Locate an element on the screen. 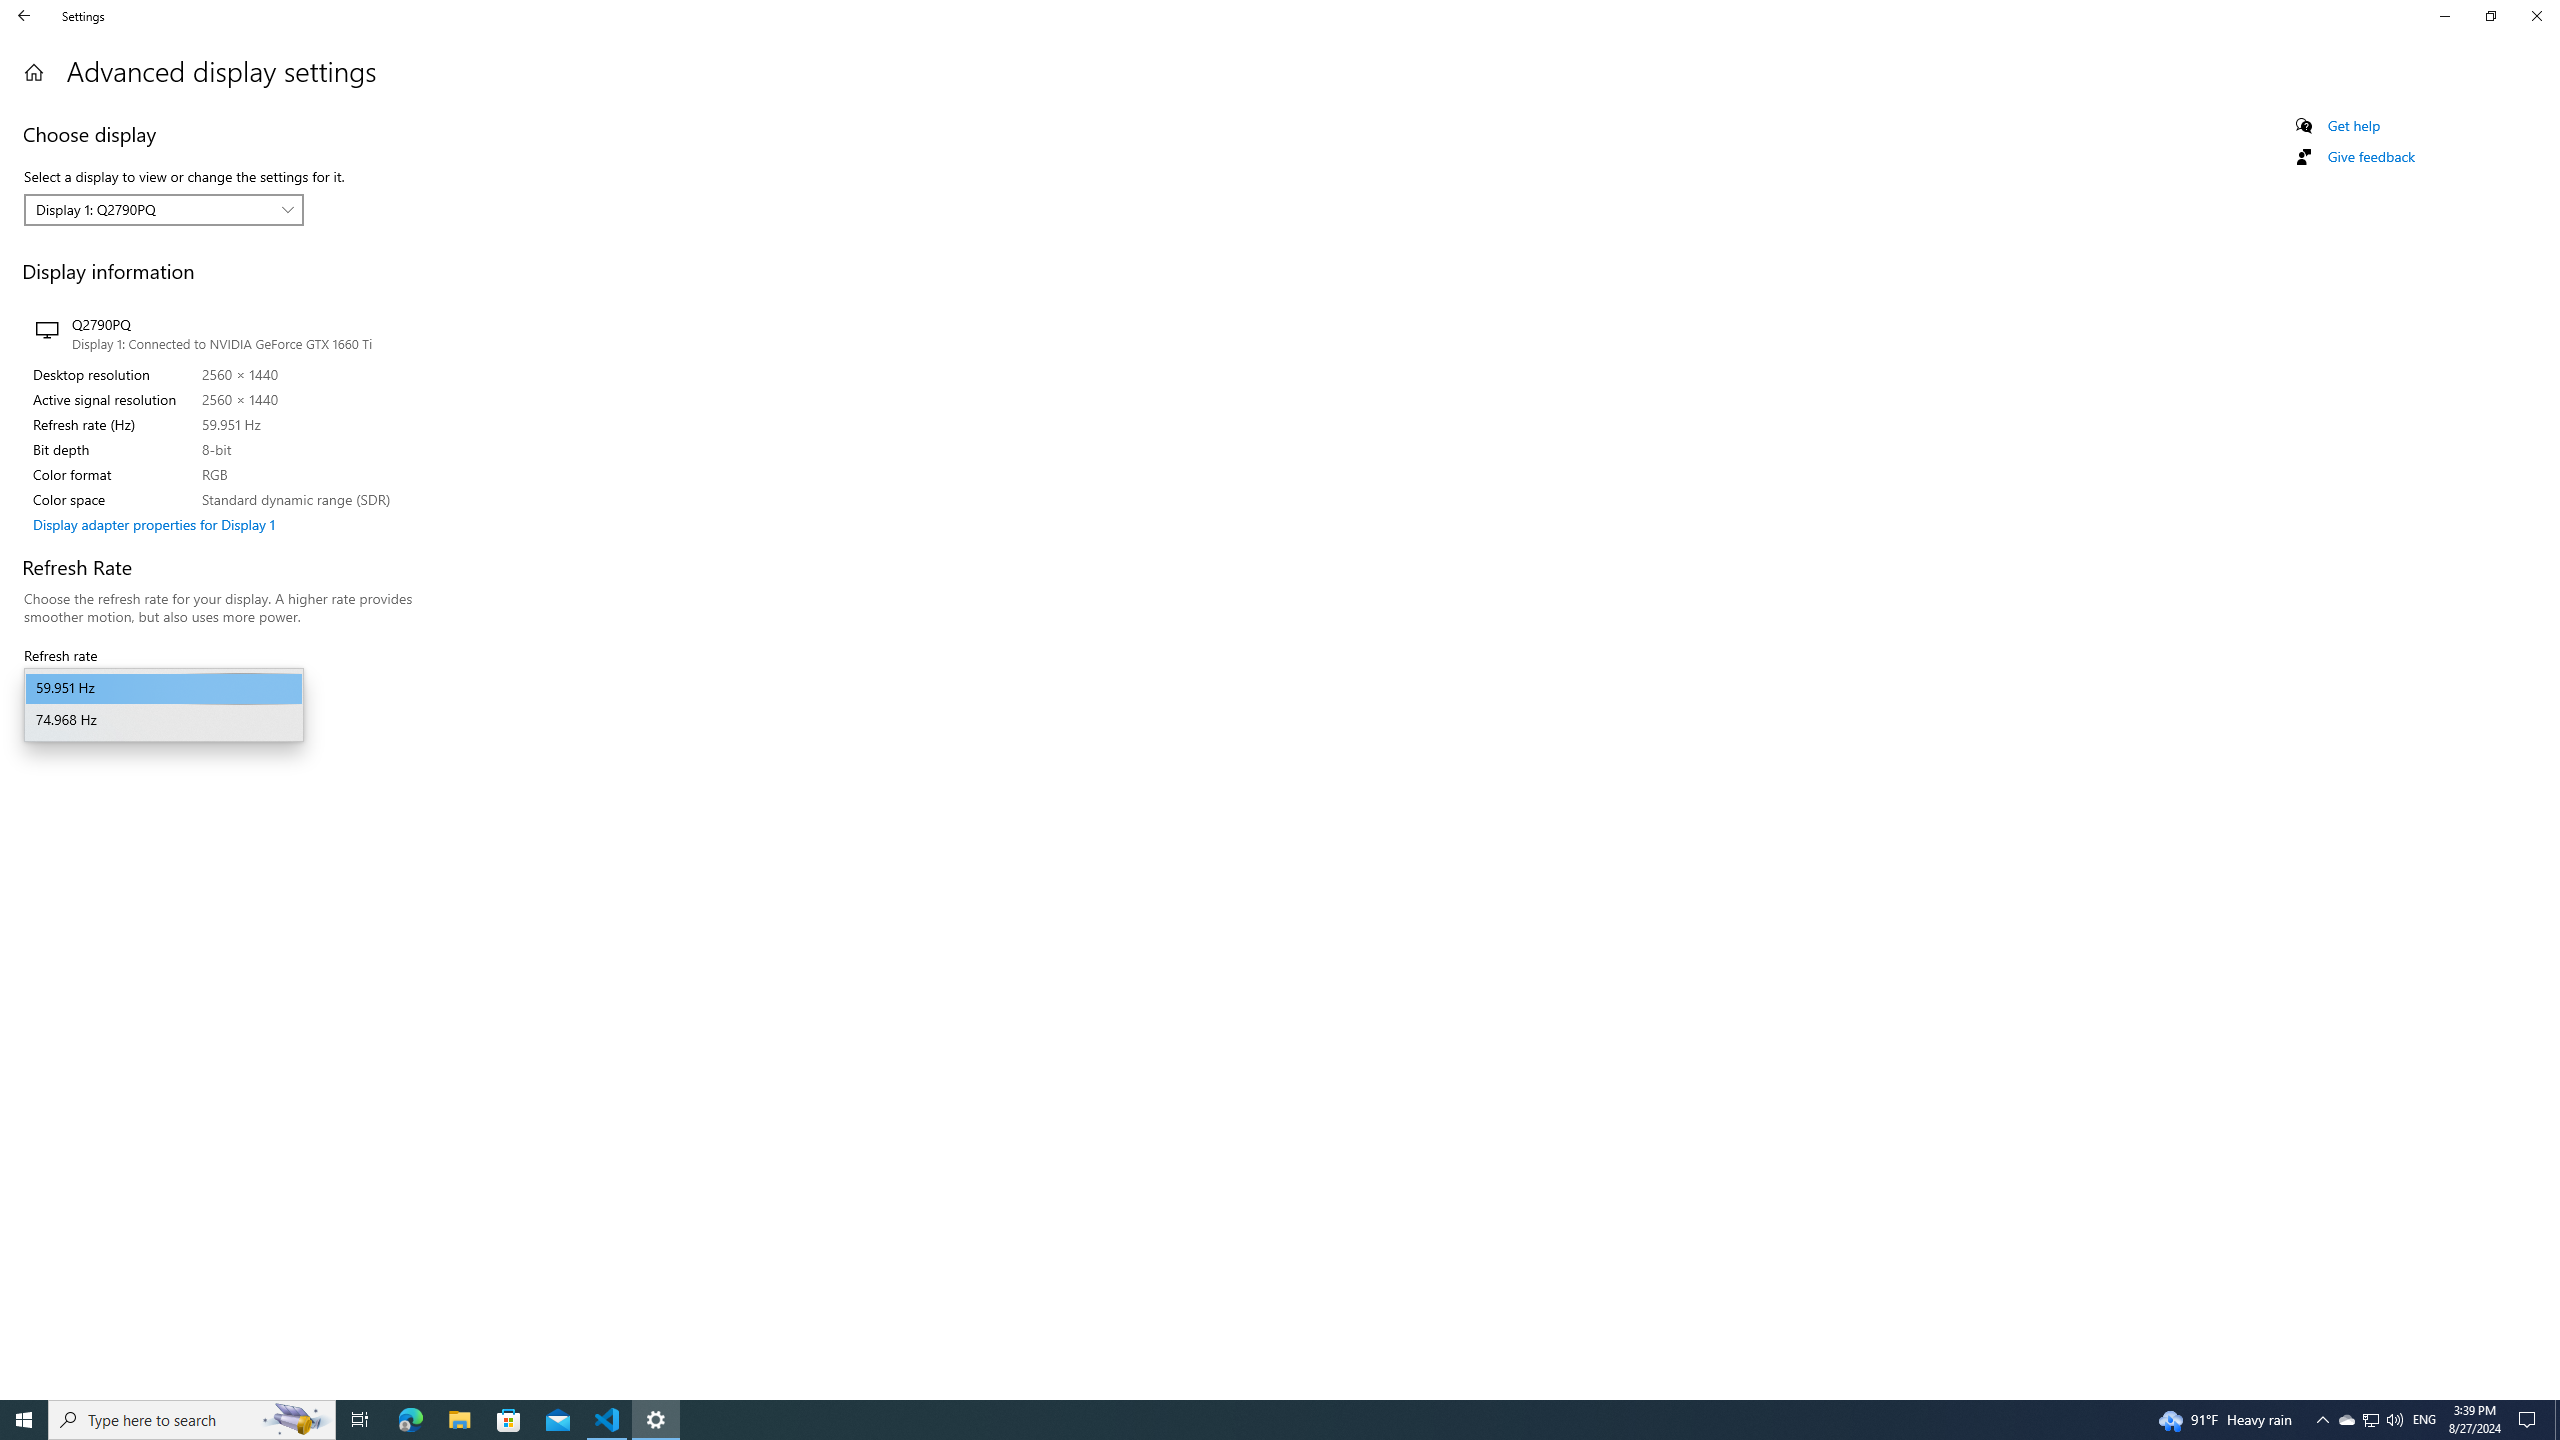  'Tray Input Indicator - English (United States)' is located at coordinates (2424, 1418).